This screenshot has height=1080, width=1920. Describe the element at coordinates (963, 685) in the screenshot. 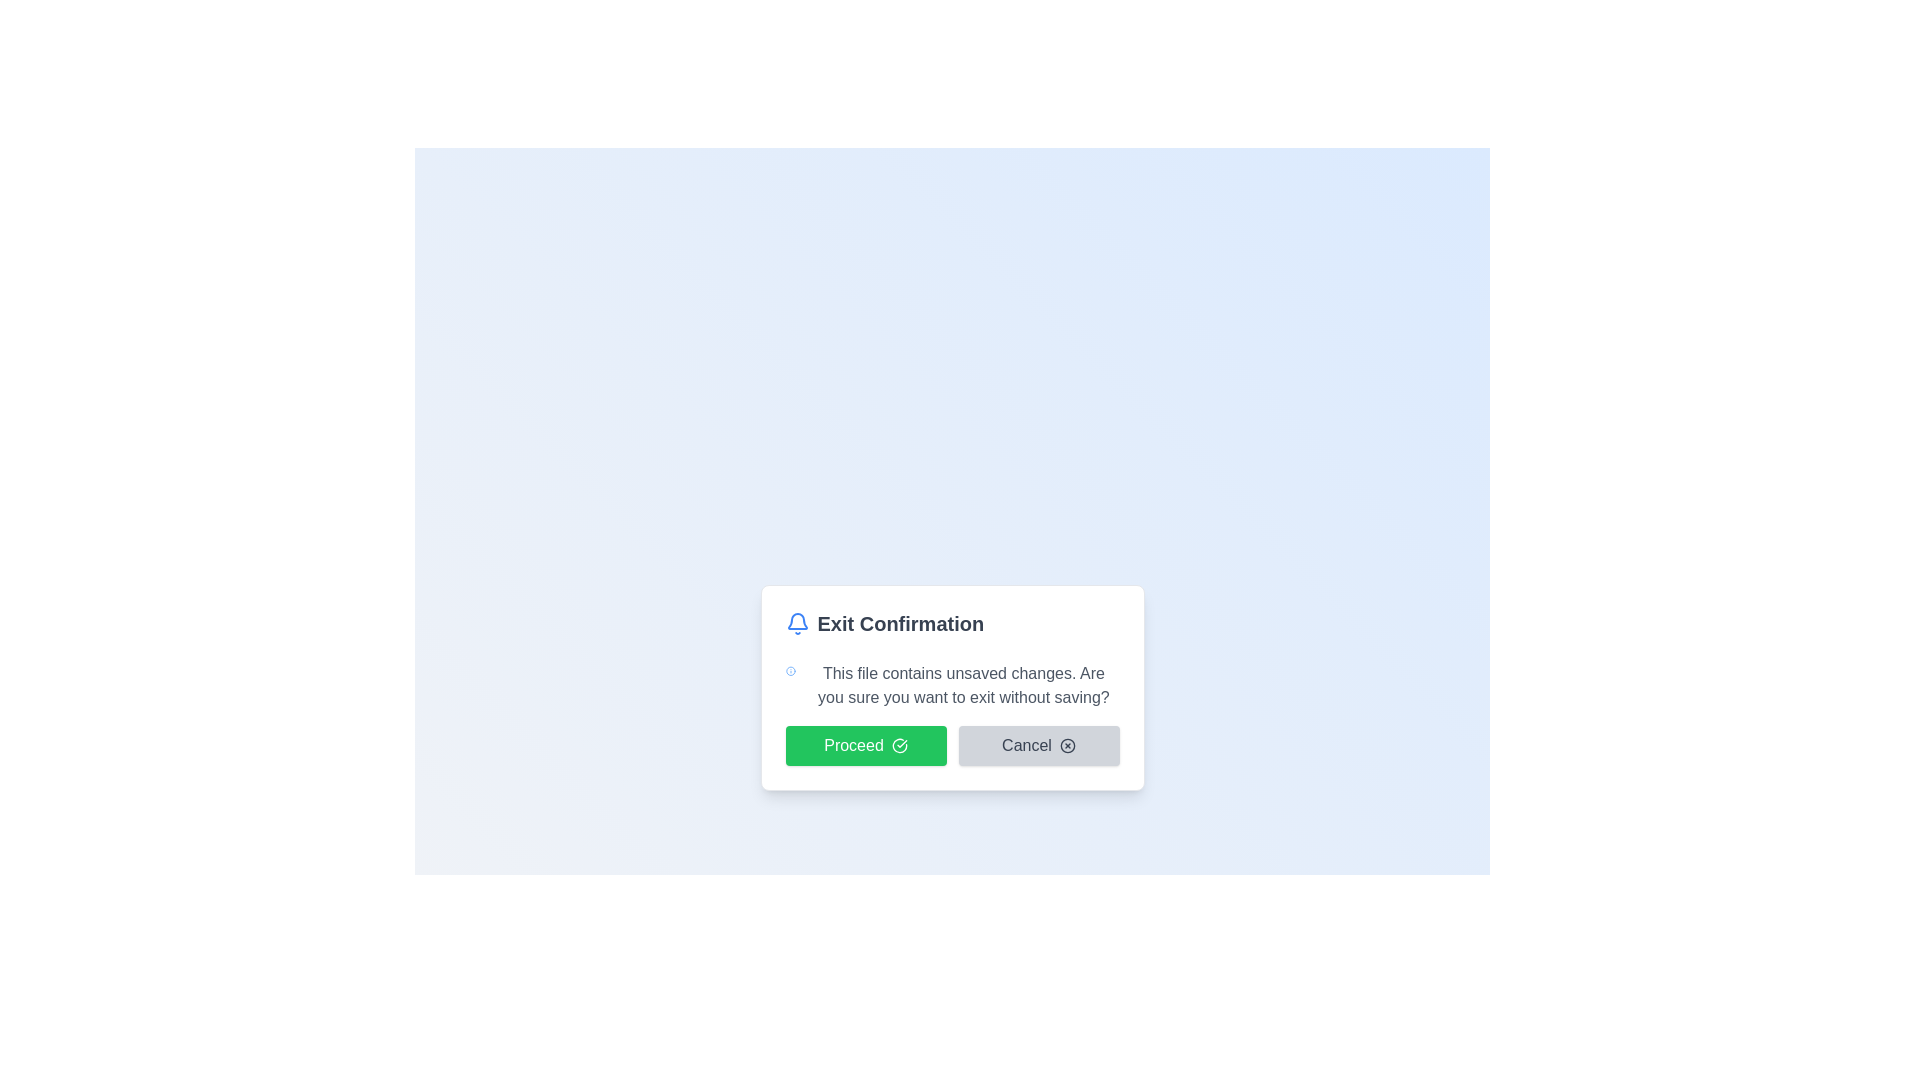

I see `the warning message in the 'Exit Confirmation' dialog box that informs users about unsaved changes` at that location.